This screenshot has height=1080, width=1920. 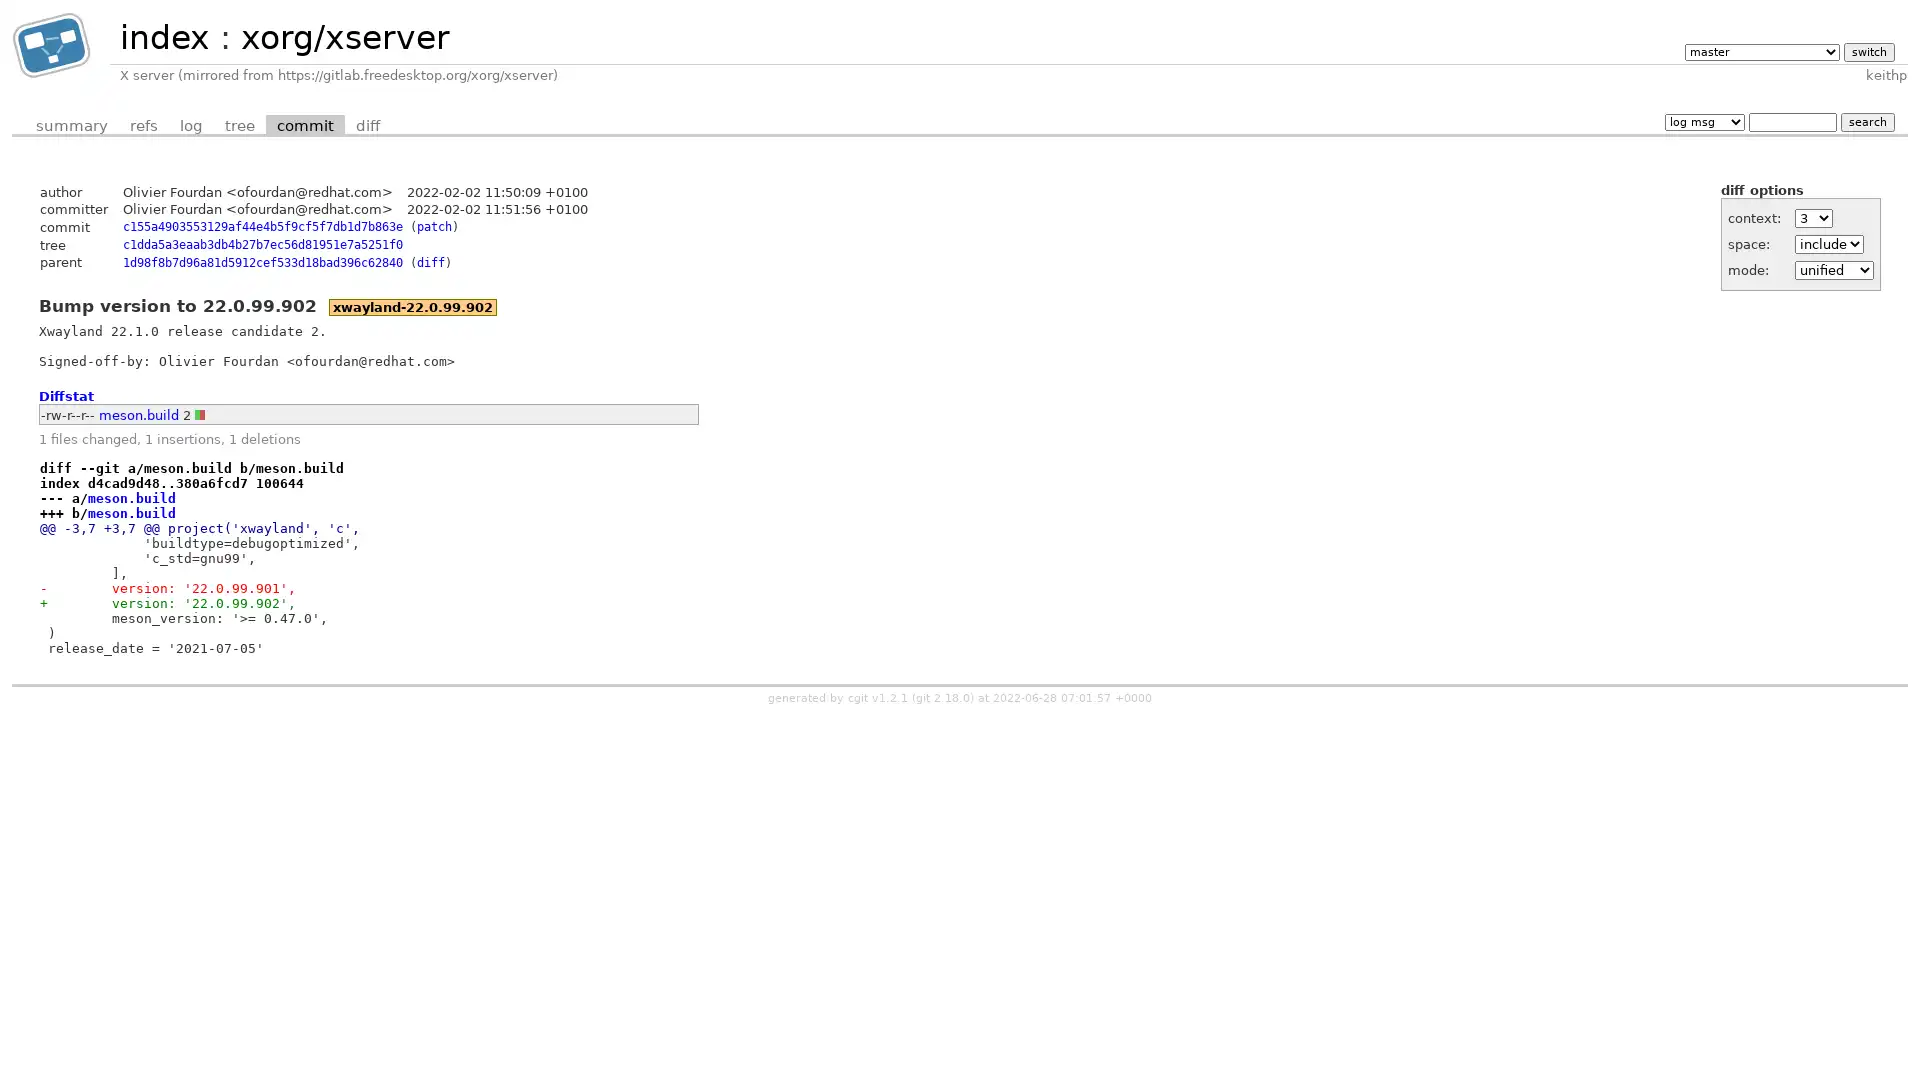 I want to click on search, so click(x=1866, y=121).